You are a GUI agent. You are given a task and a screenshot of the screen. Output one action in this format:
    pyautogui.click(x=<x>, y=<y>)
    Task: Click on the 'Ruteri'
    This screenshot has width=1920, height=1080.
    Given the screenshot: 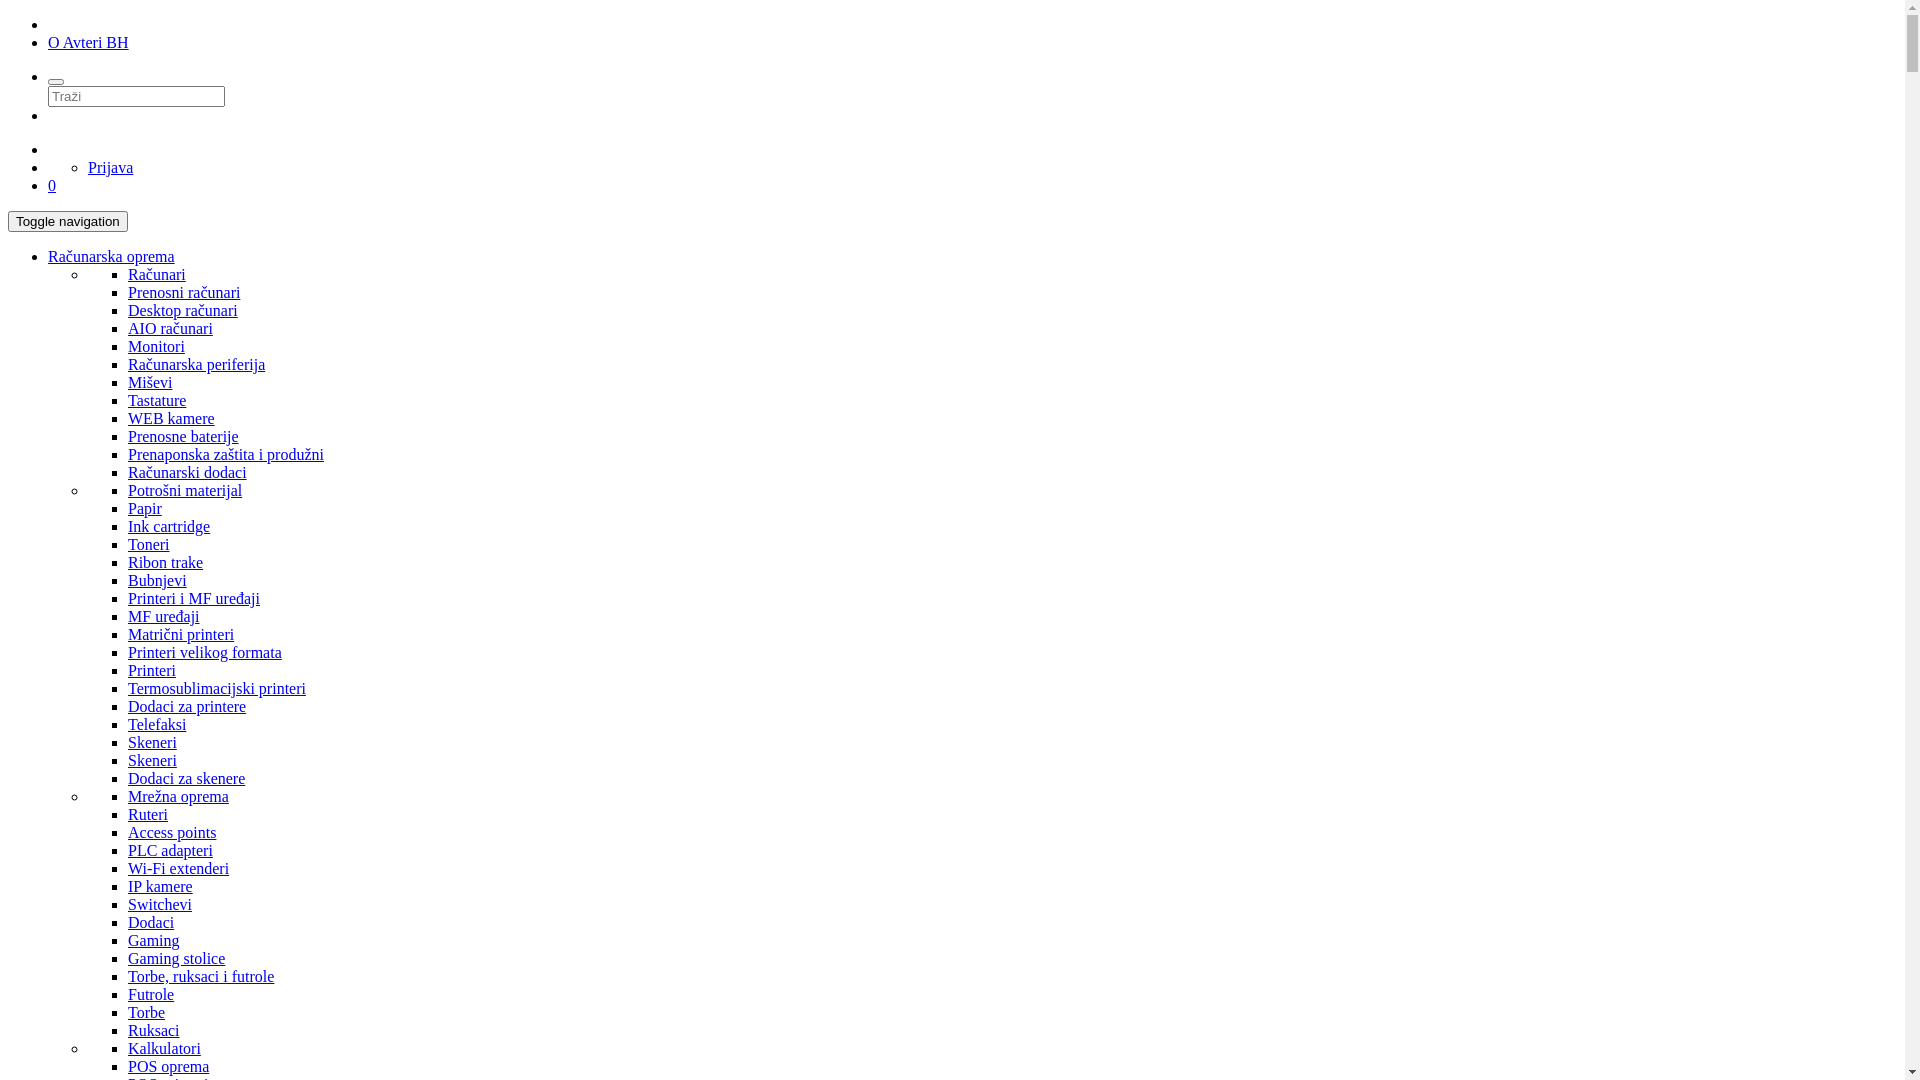 What is the action you would take?
    pyautogui.click(x=127, y=814)
    